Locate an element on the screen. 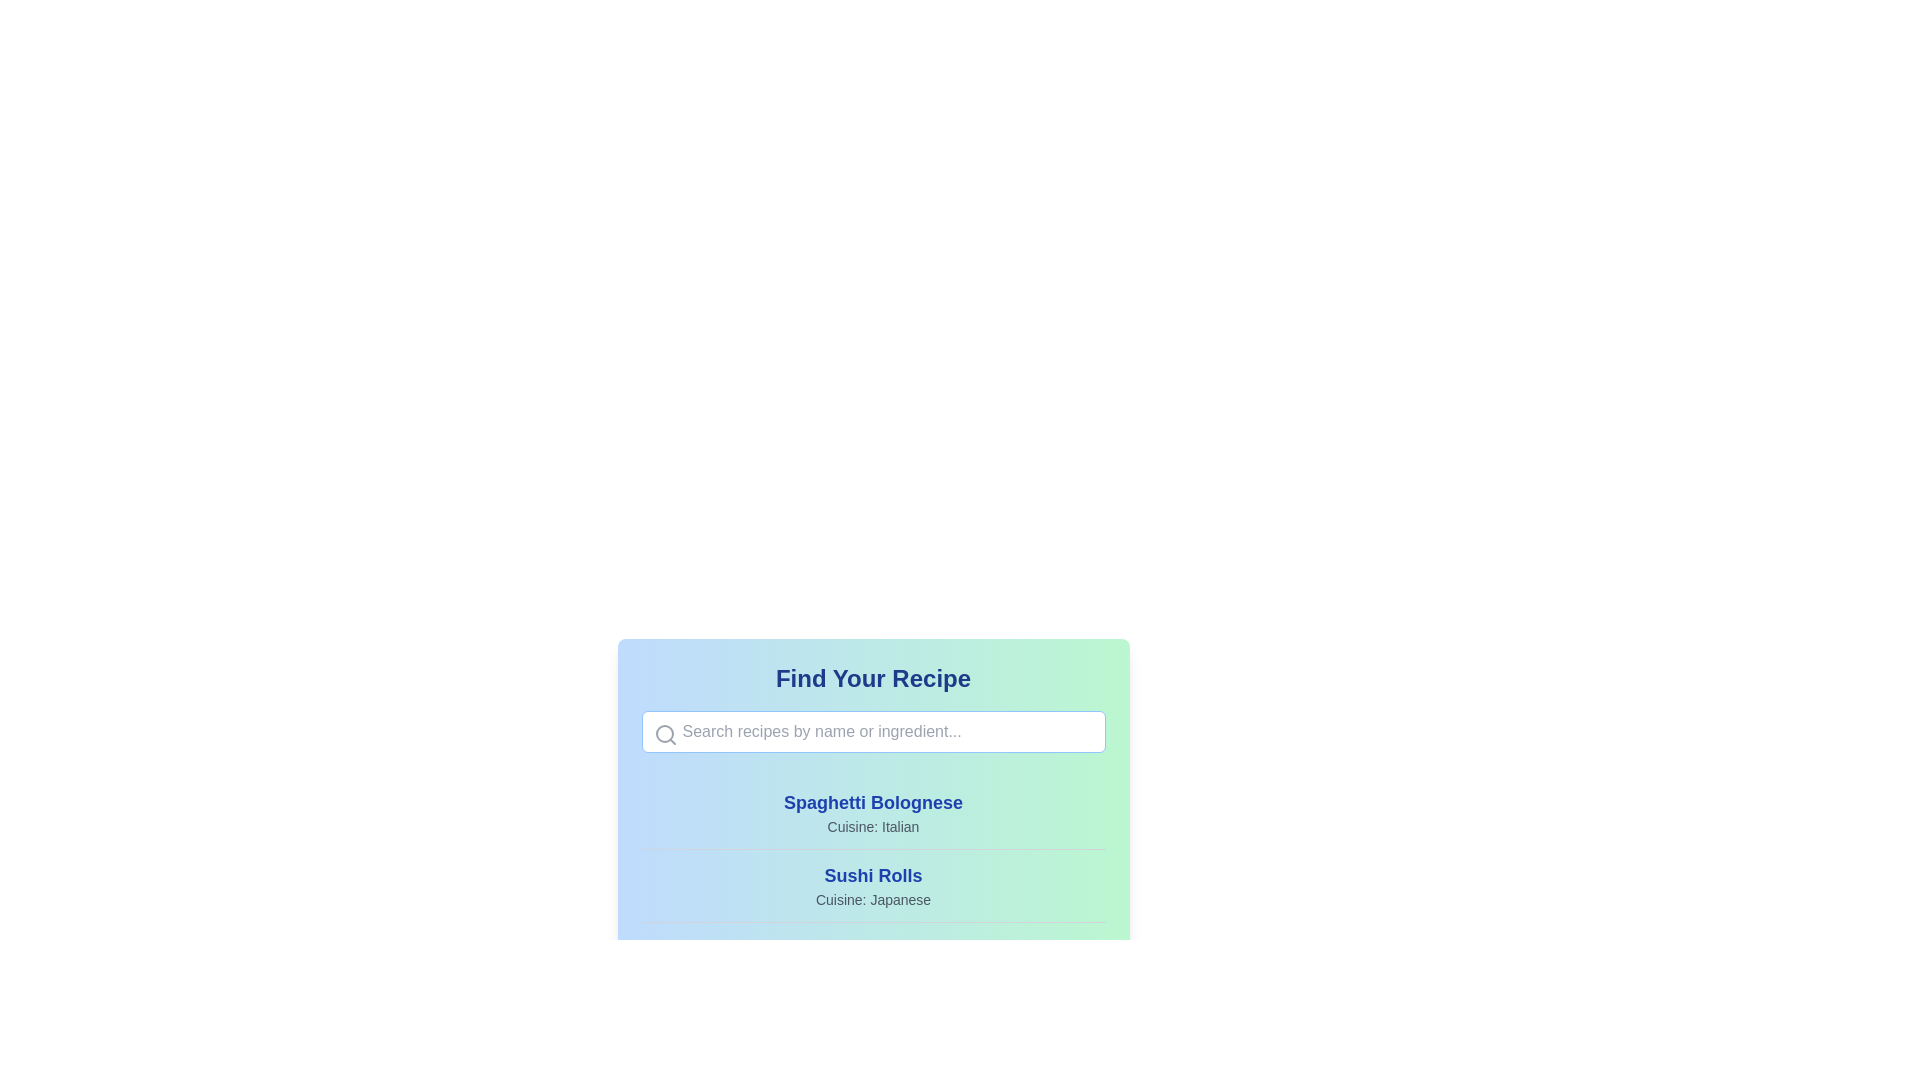 The image size is (1920, 1080). the visual representation of the circular icon, which is a thin circular outline located within the search icon at the top left corner of the search bar is located at coordinates (664, 733).